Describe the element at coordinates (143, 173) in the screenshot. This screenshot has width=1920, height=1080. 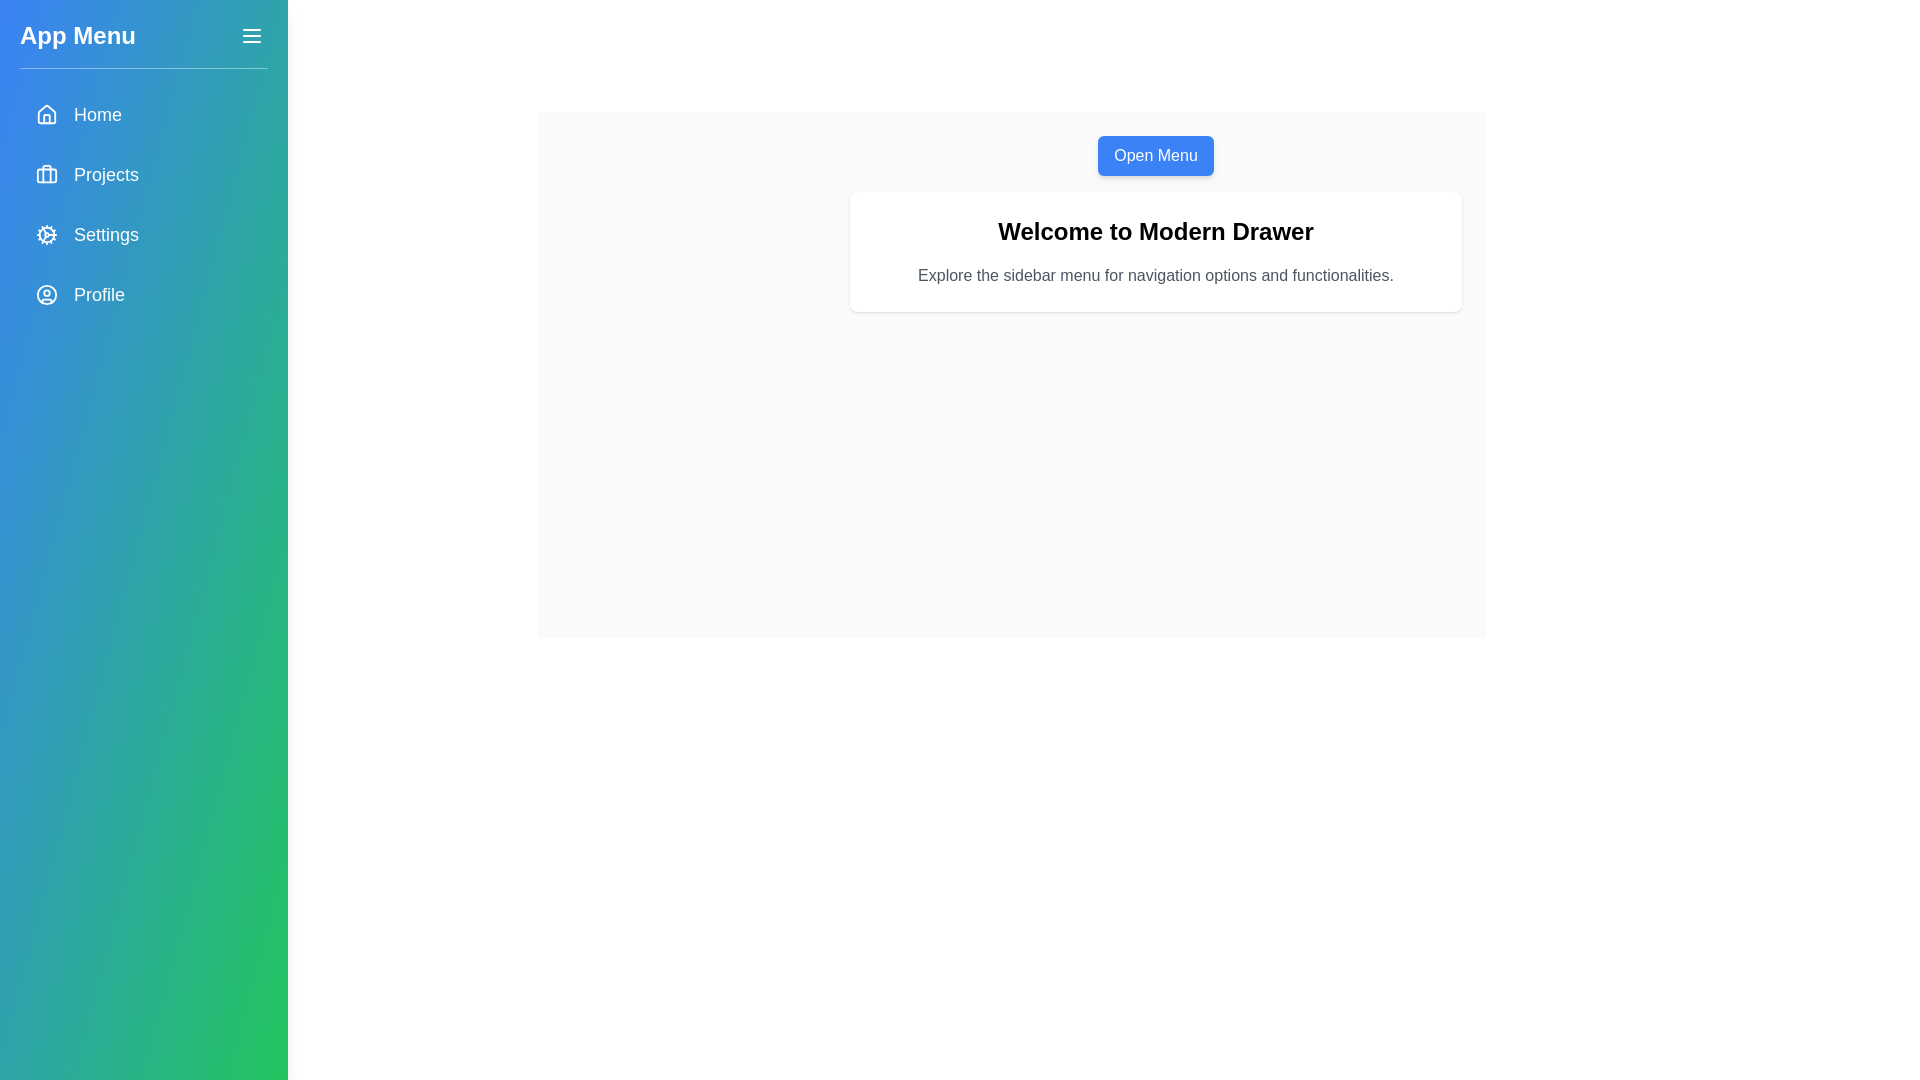
I see `the navigation option Projects from the sidebar menu` at that location.